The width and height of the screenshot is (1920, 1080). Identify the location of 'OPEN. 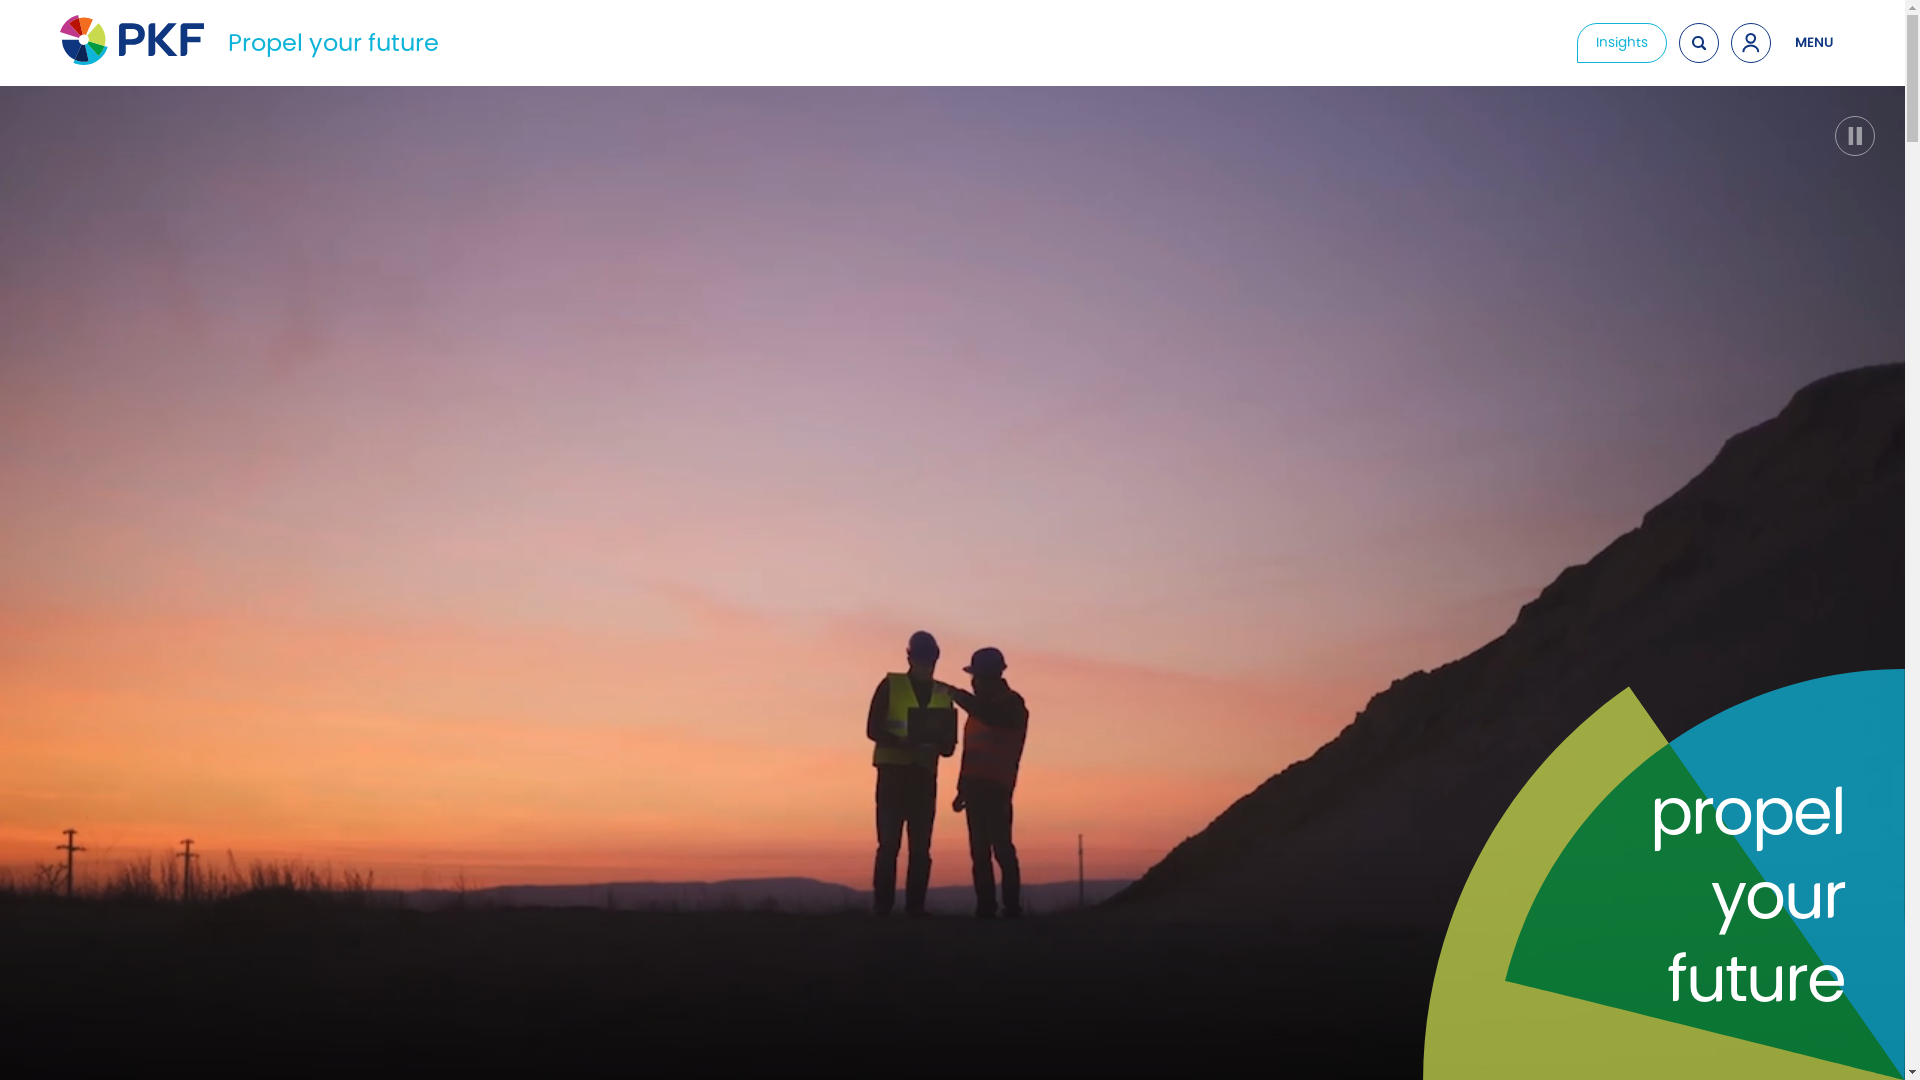
(1814, 42).